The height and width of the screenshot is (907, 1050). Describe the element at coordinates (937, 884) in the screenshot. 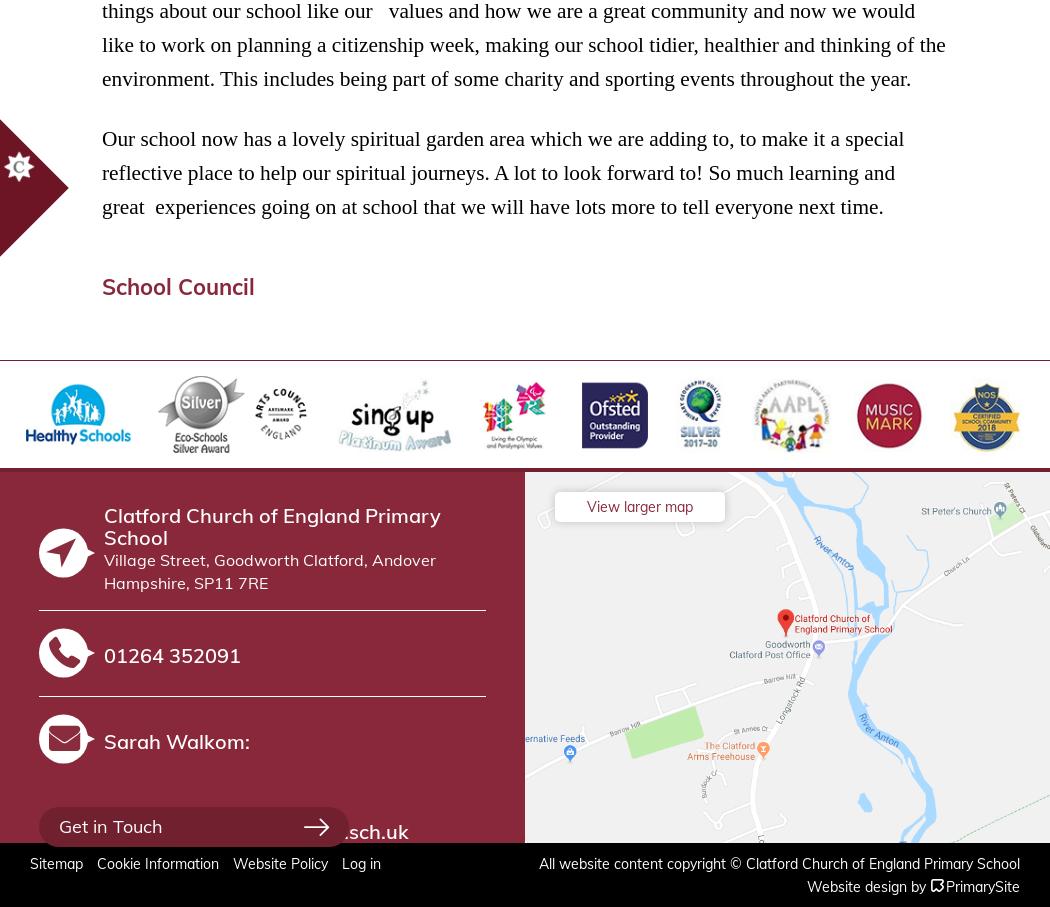

I see `'A'` at that location.